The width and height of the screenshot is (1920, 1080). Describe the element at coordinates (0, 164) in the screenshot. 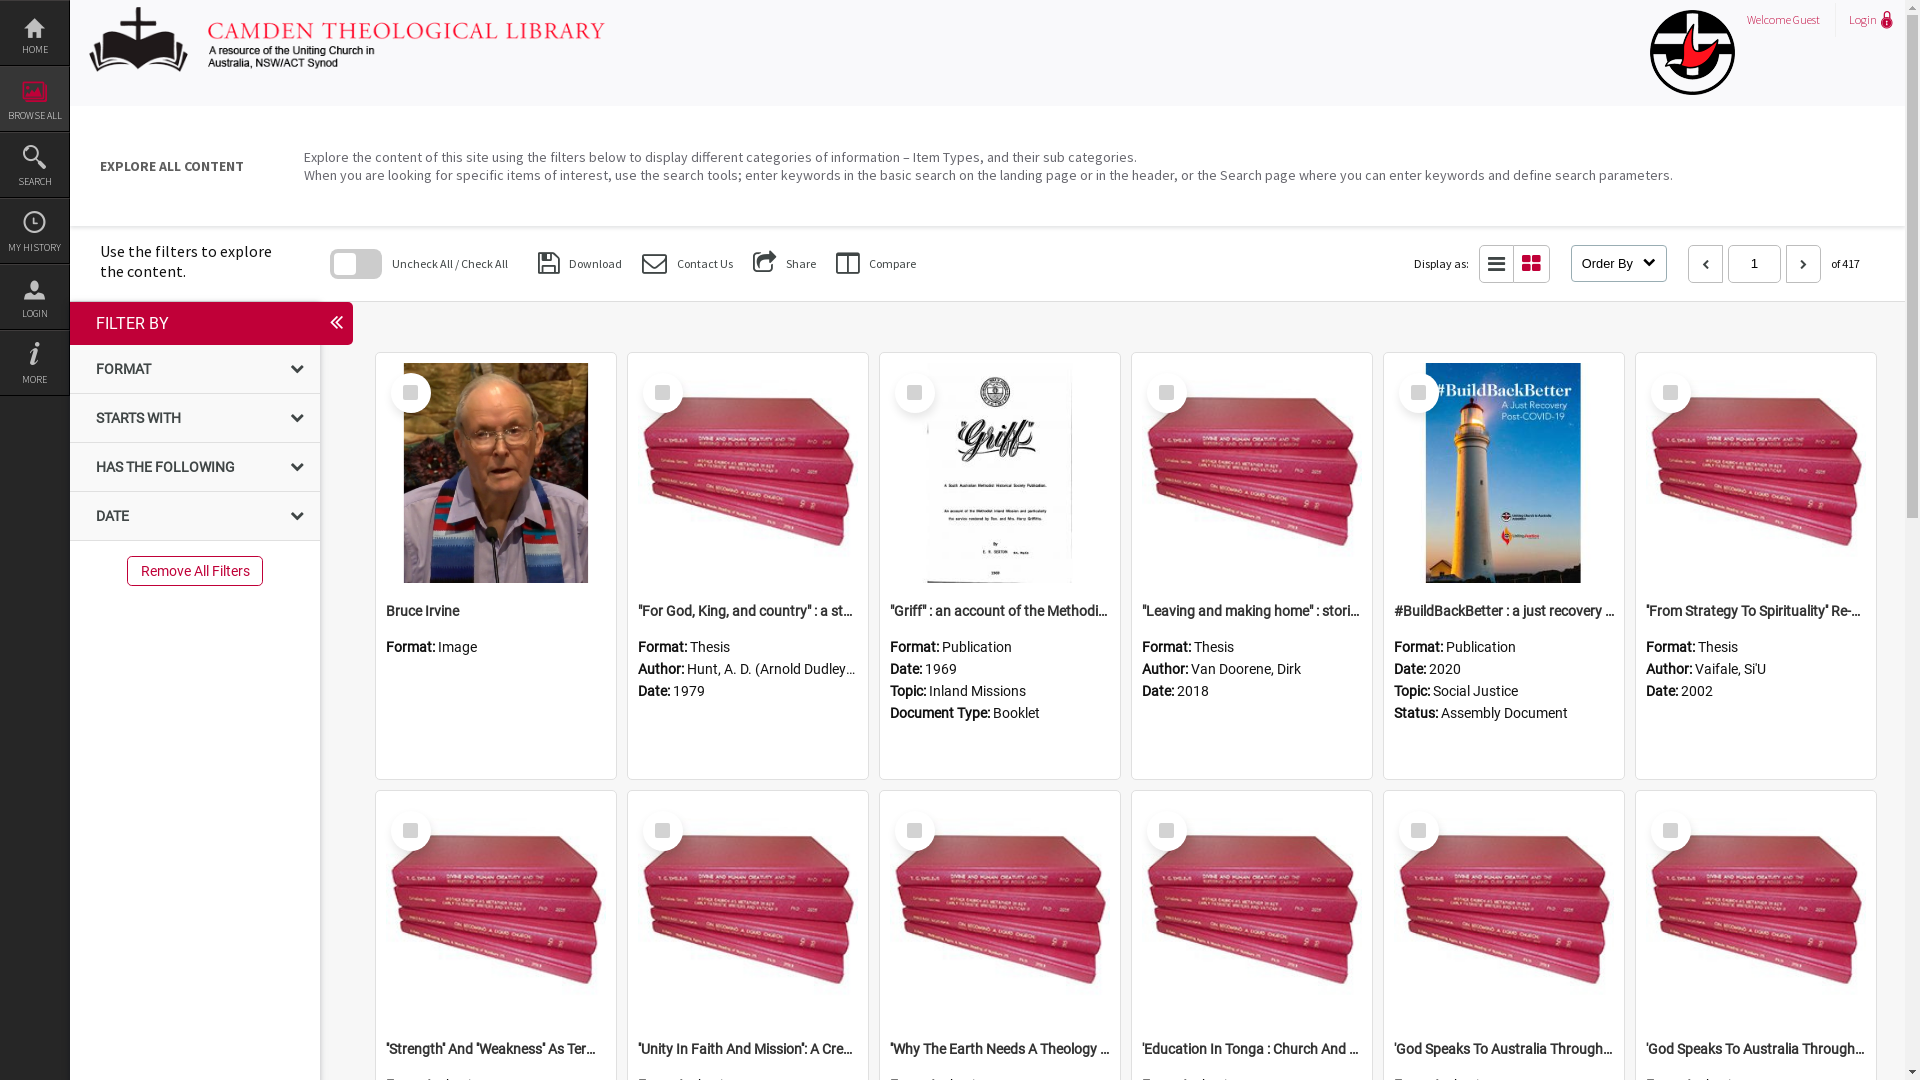

I see `'SEARCH'` at that location.